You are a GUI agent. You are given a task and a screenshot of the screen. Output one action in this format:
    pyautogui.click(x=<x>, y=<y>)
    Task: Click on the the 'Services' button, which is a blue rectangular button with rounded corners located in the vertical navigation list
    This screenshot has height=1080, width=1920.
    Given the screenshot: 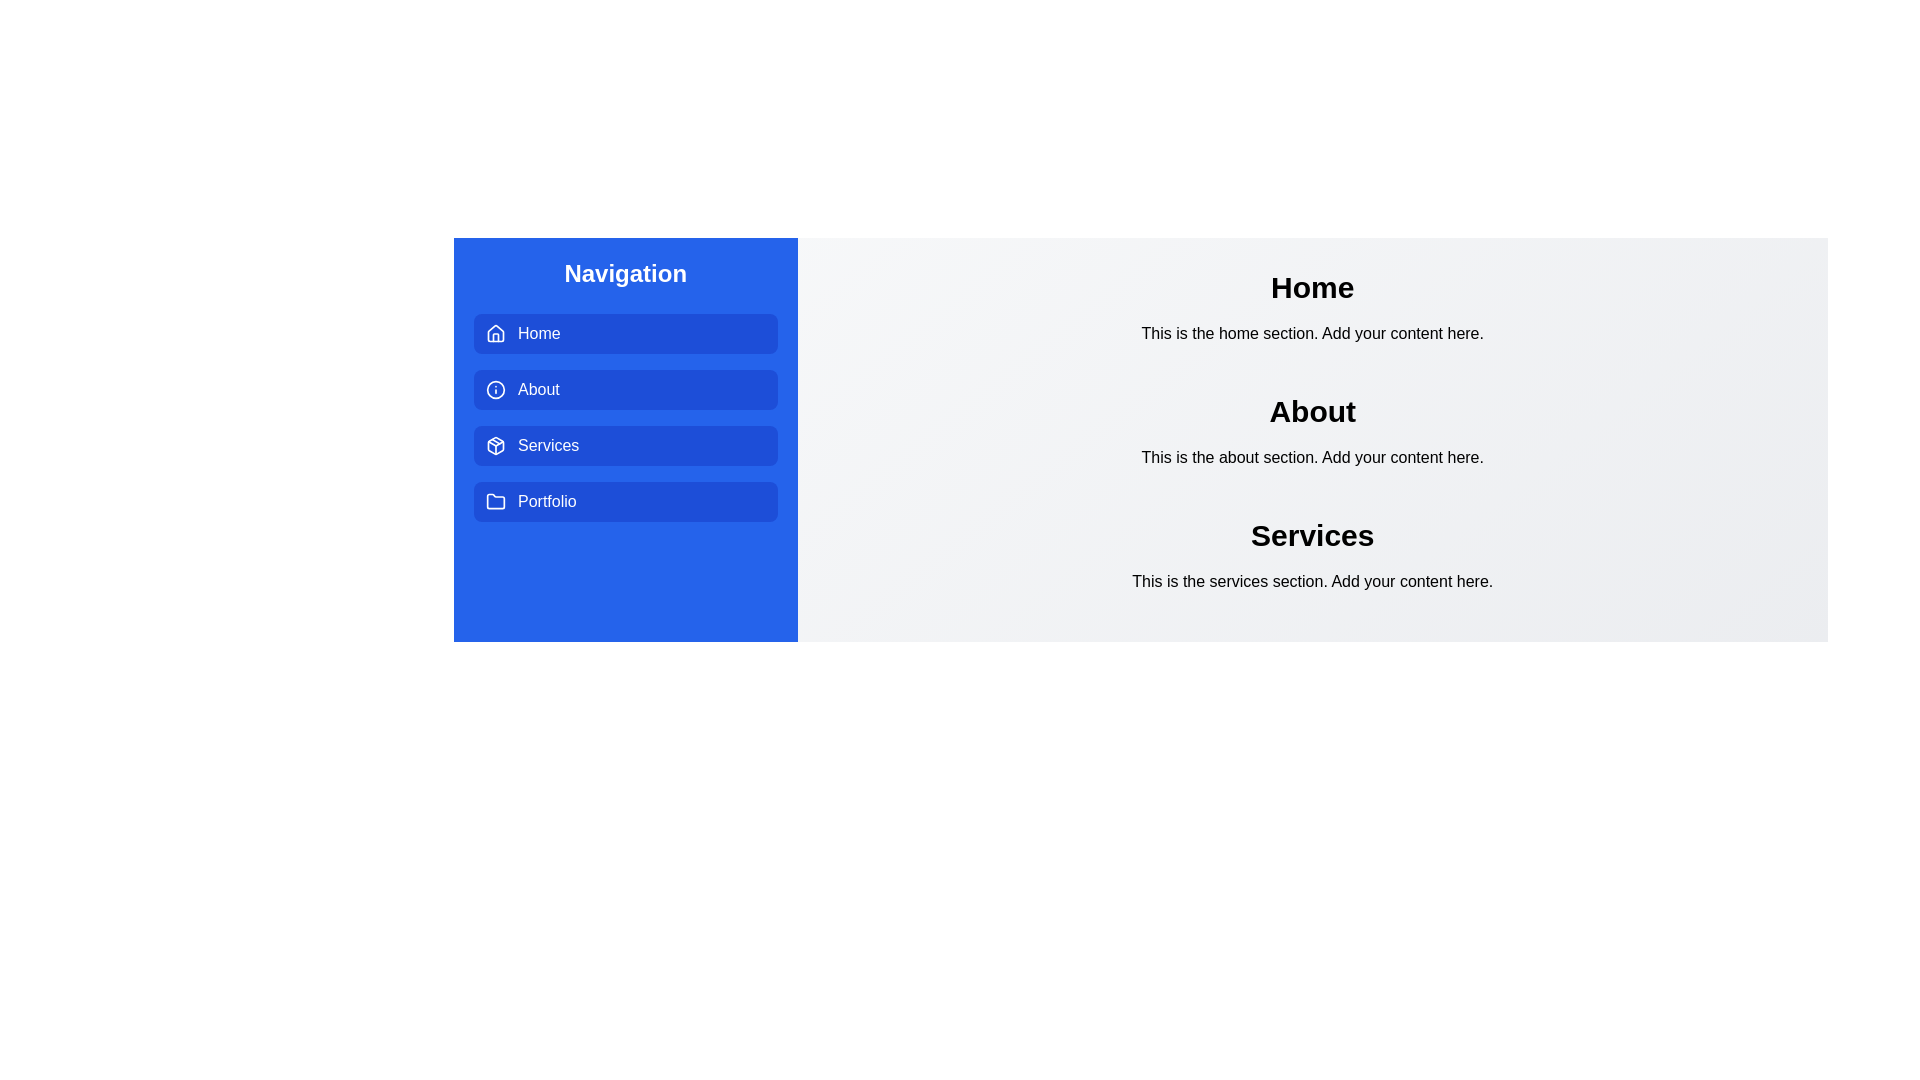 What is the action you would take?
    pyautogui.click(x=624, y=445)
    